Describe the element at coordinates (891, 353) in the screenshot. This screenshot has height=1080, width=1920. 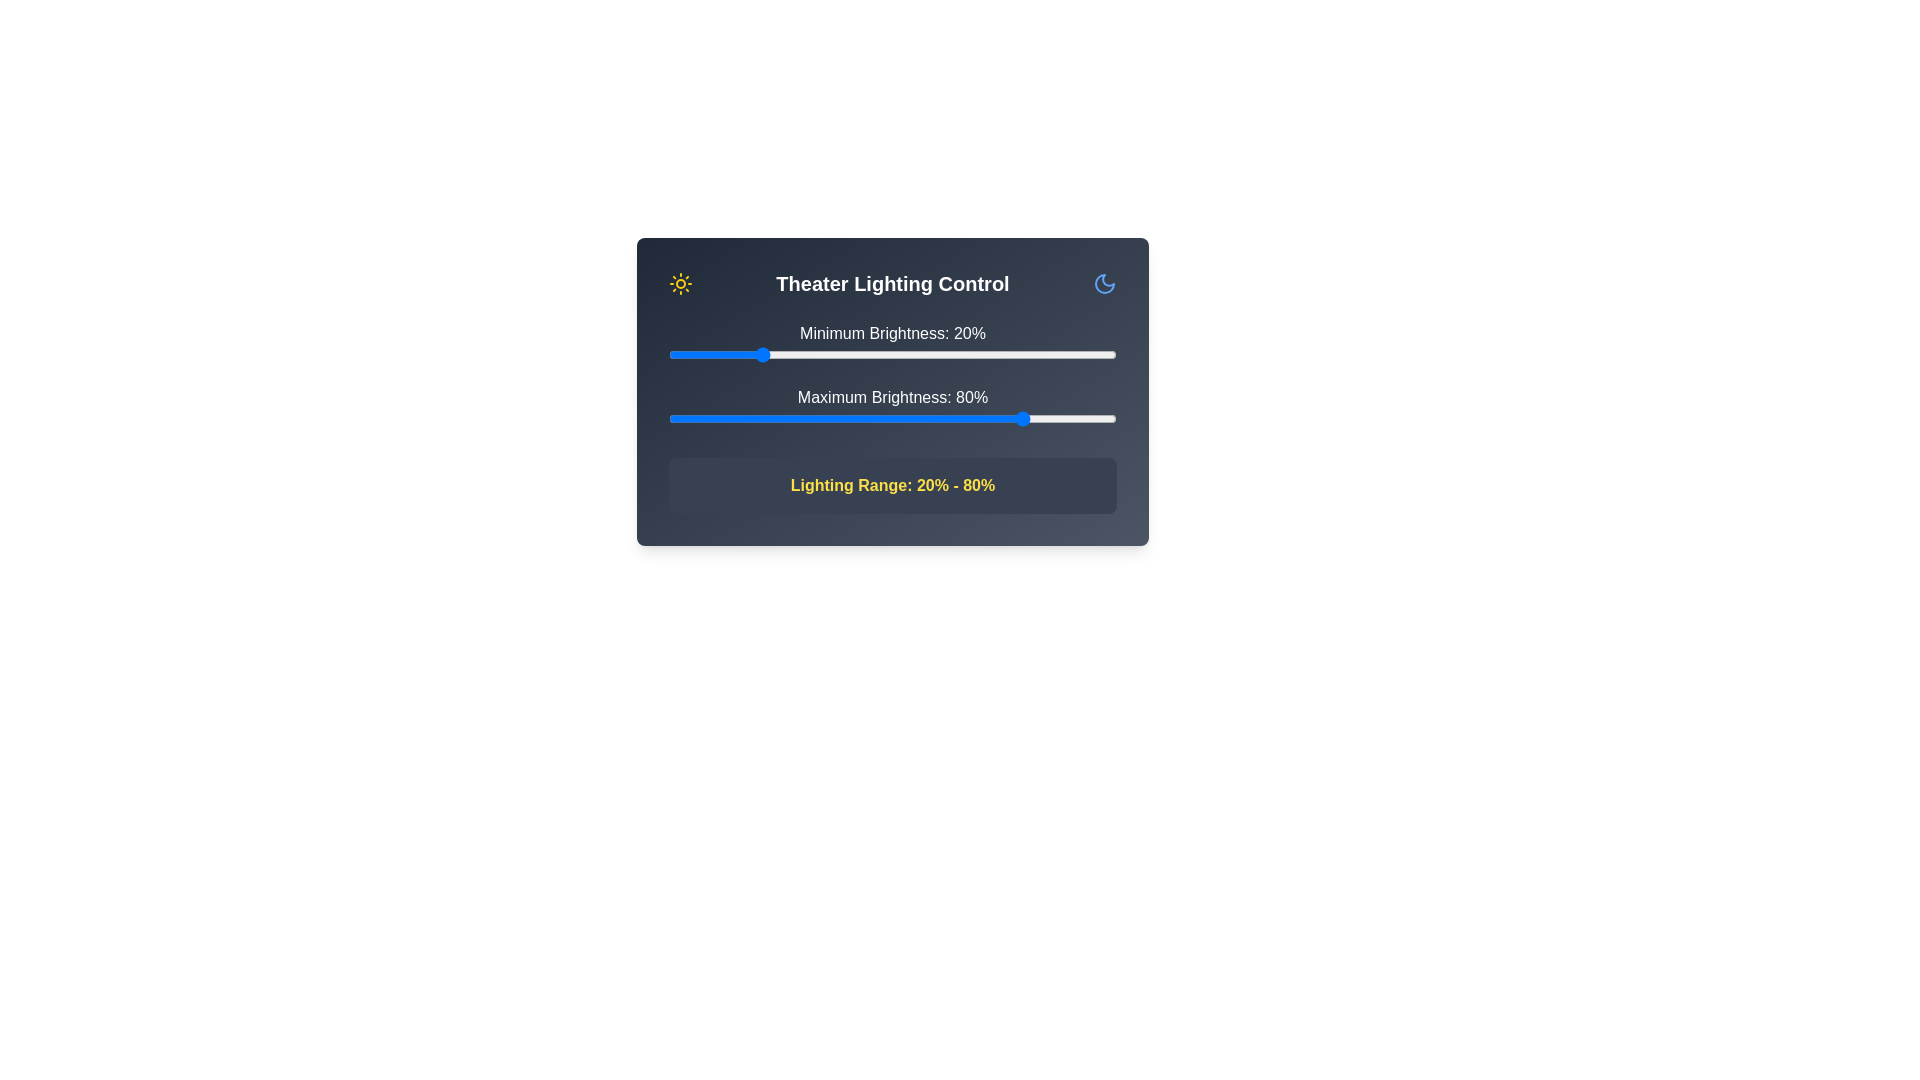
I see `the minimum brightness to 50% by interacting with the slider` at that location.